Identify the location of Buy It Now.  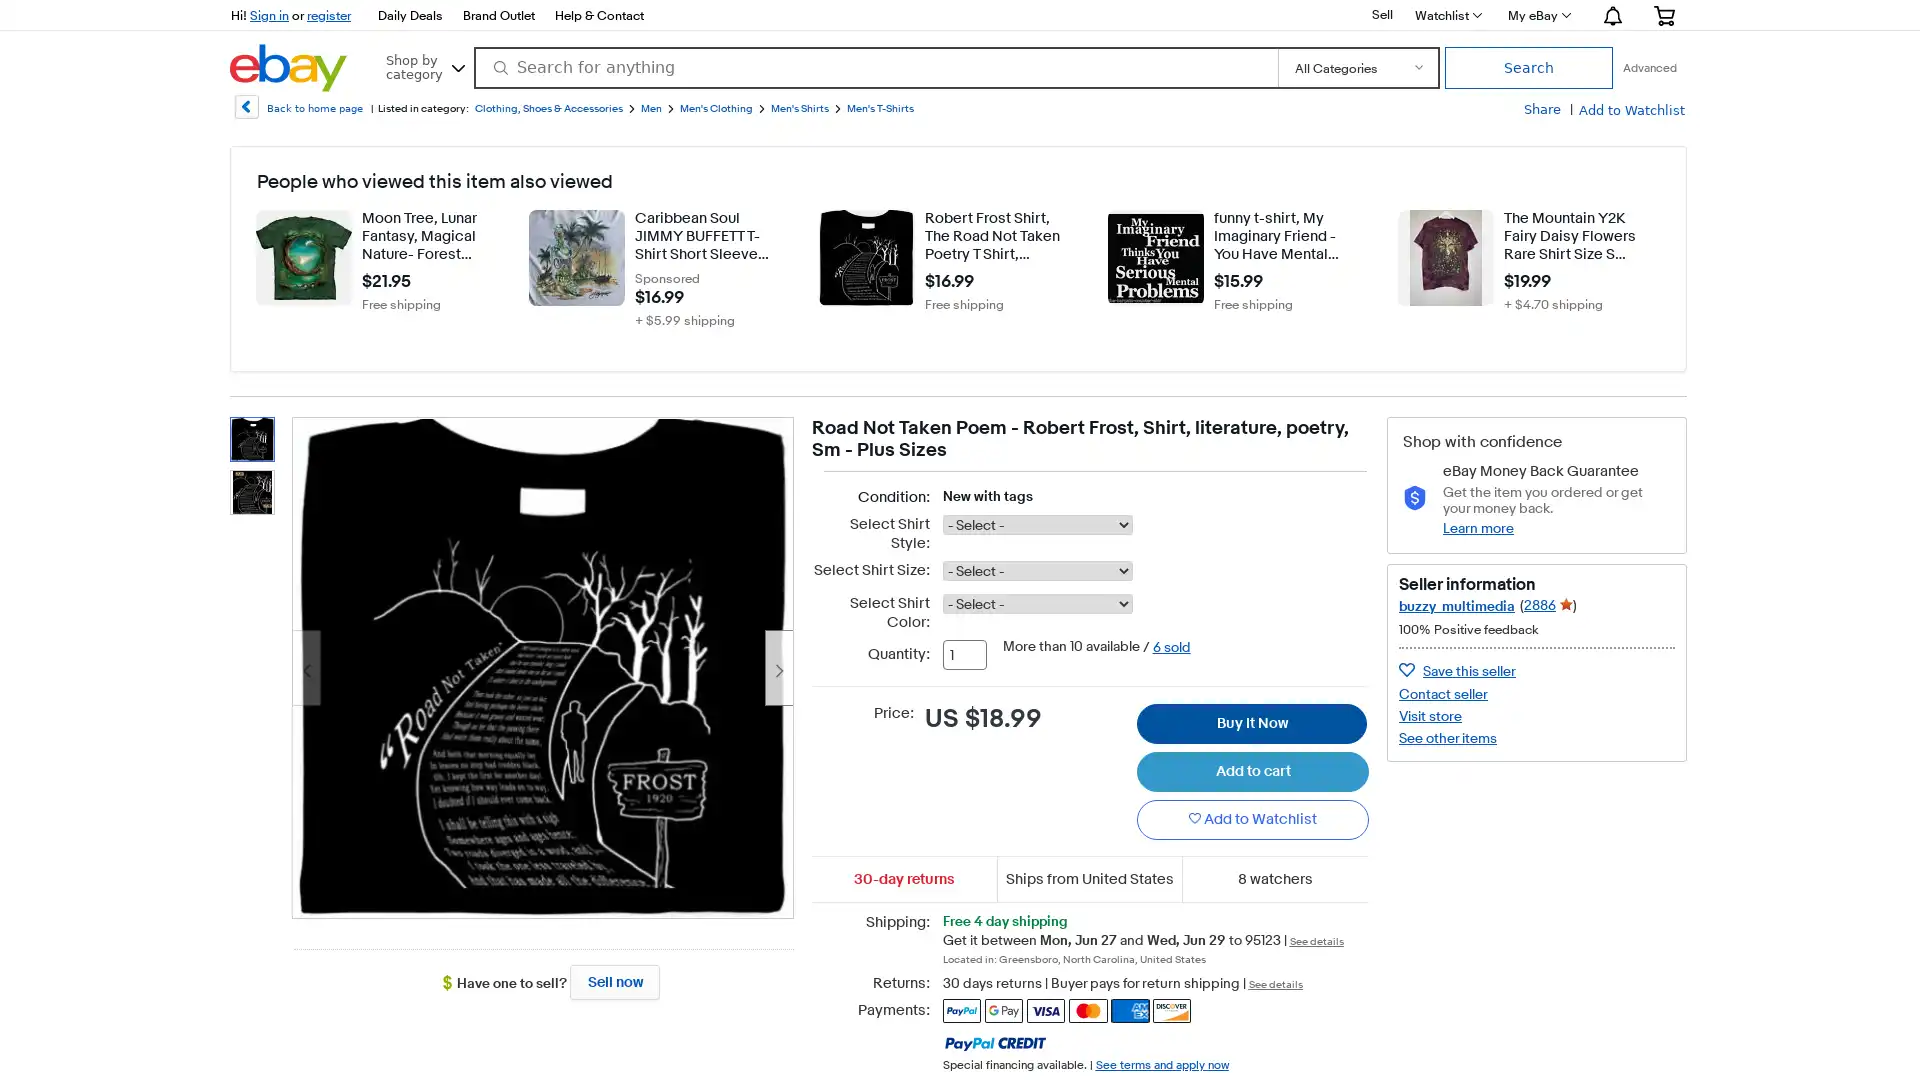
(1251, 724).